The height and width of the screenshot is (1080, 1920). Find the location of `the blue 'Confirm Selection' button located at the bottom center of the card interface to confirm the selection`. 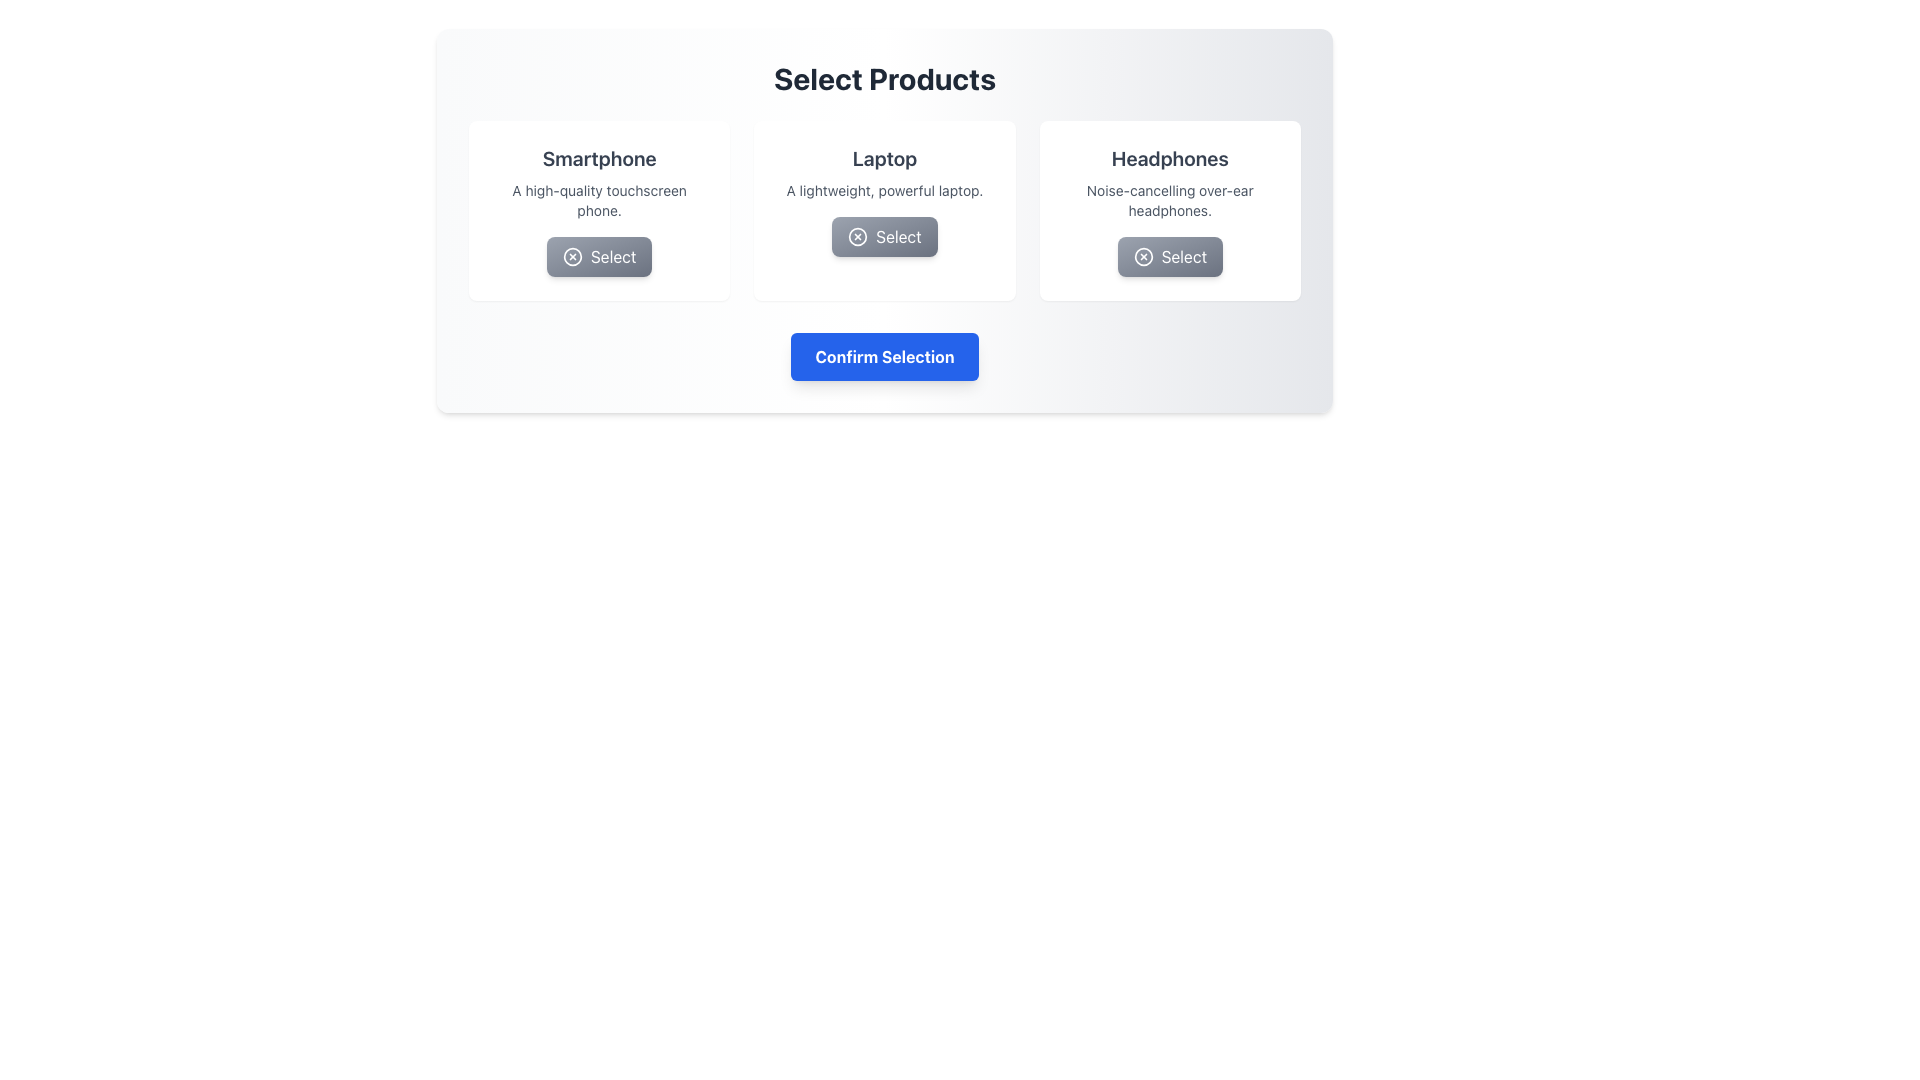

the blue 'Confirm Selection' button located at the bottom center of the card interface to confirm the selection is located at coordinates (883, 356).